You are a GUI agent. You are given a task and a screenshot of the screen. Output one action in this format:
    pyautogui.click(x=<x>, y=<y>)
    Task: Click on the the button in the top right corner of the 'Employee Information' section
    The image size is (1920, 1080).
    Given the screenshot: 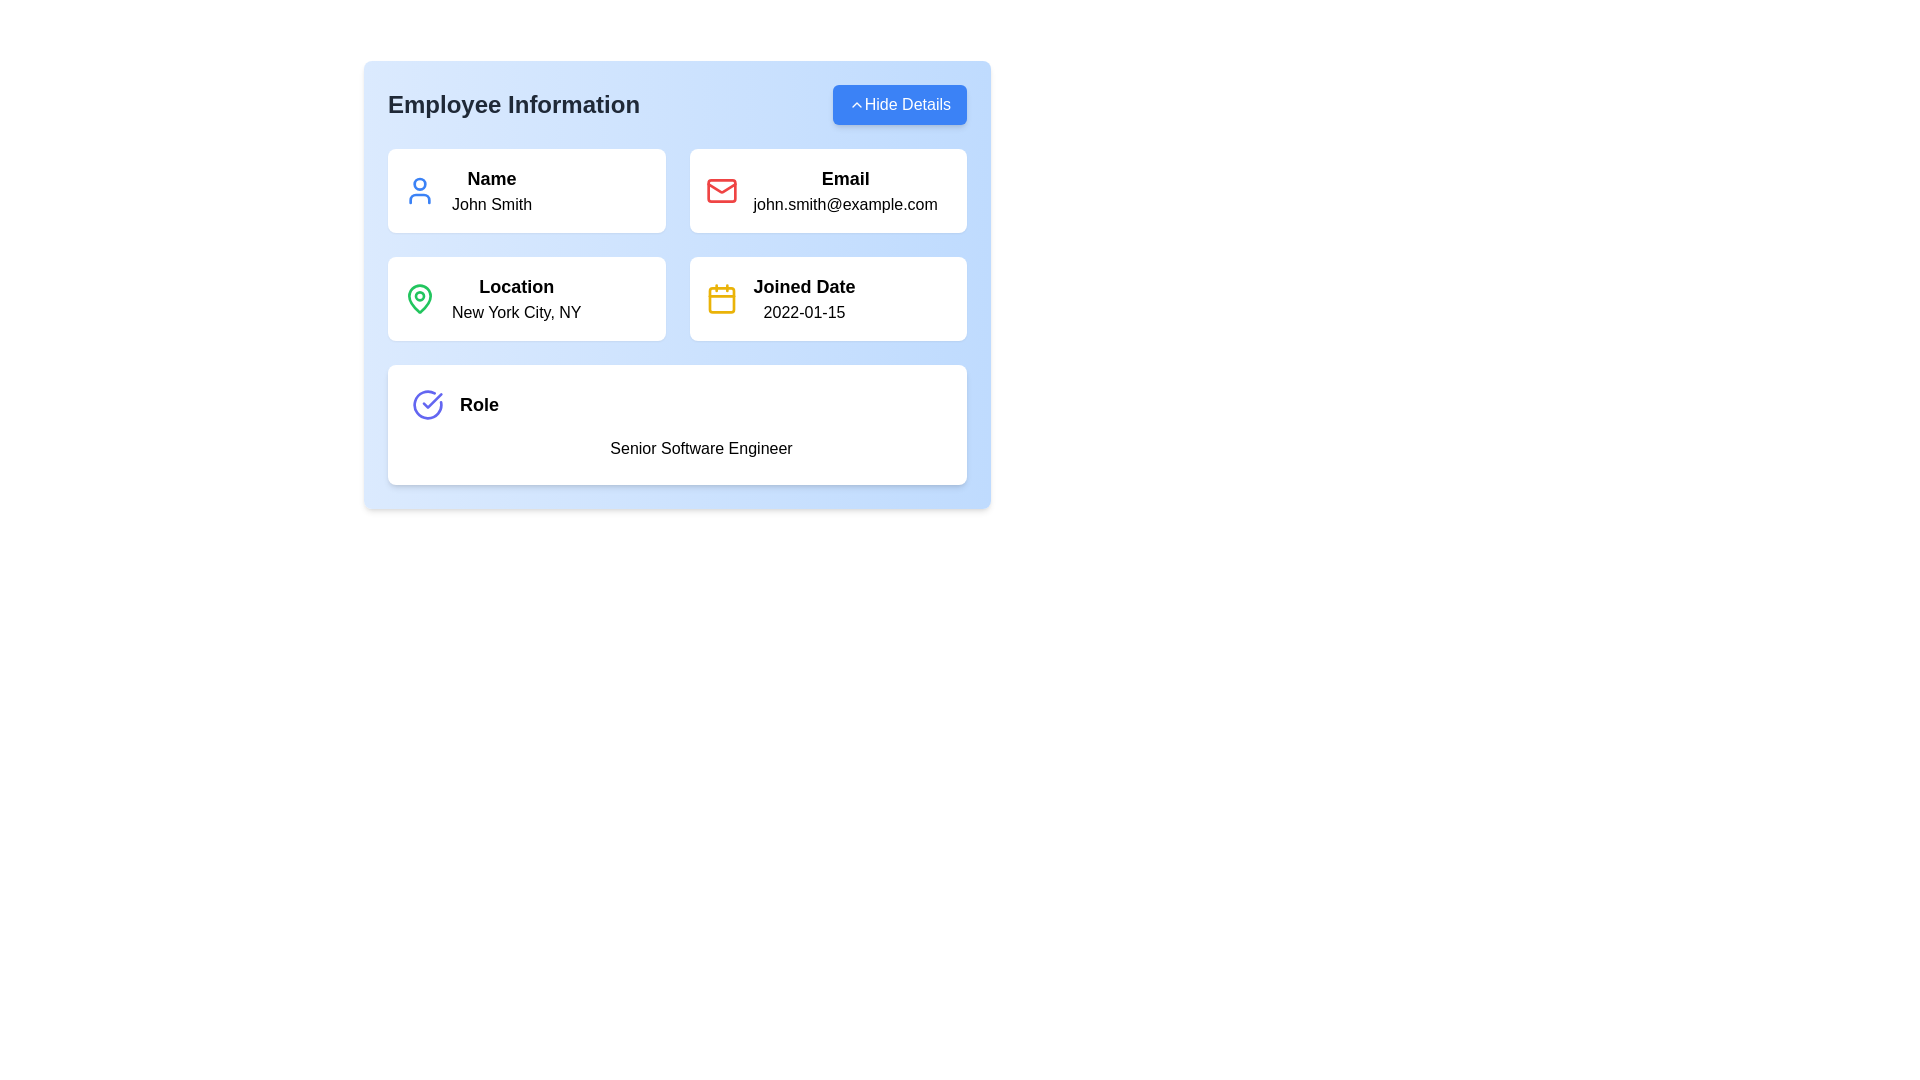 What is the action you would take?
    pyautogui.click(x=898, y=104)
    